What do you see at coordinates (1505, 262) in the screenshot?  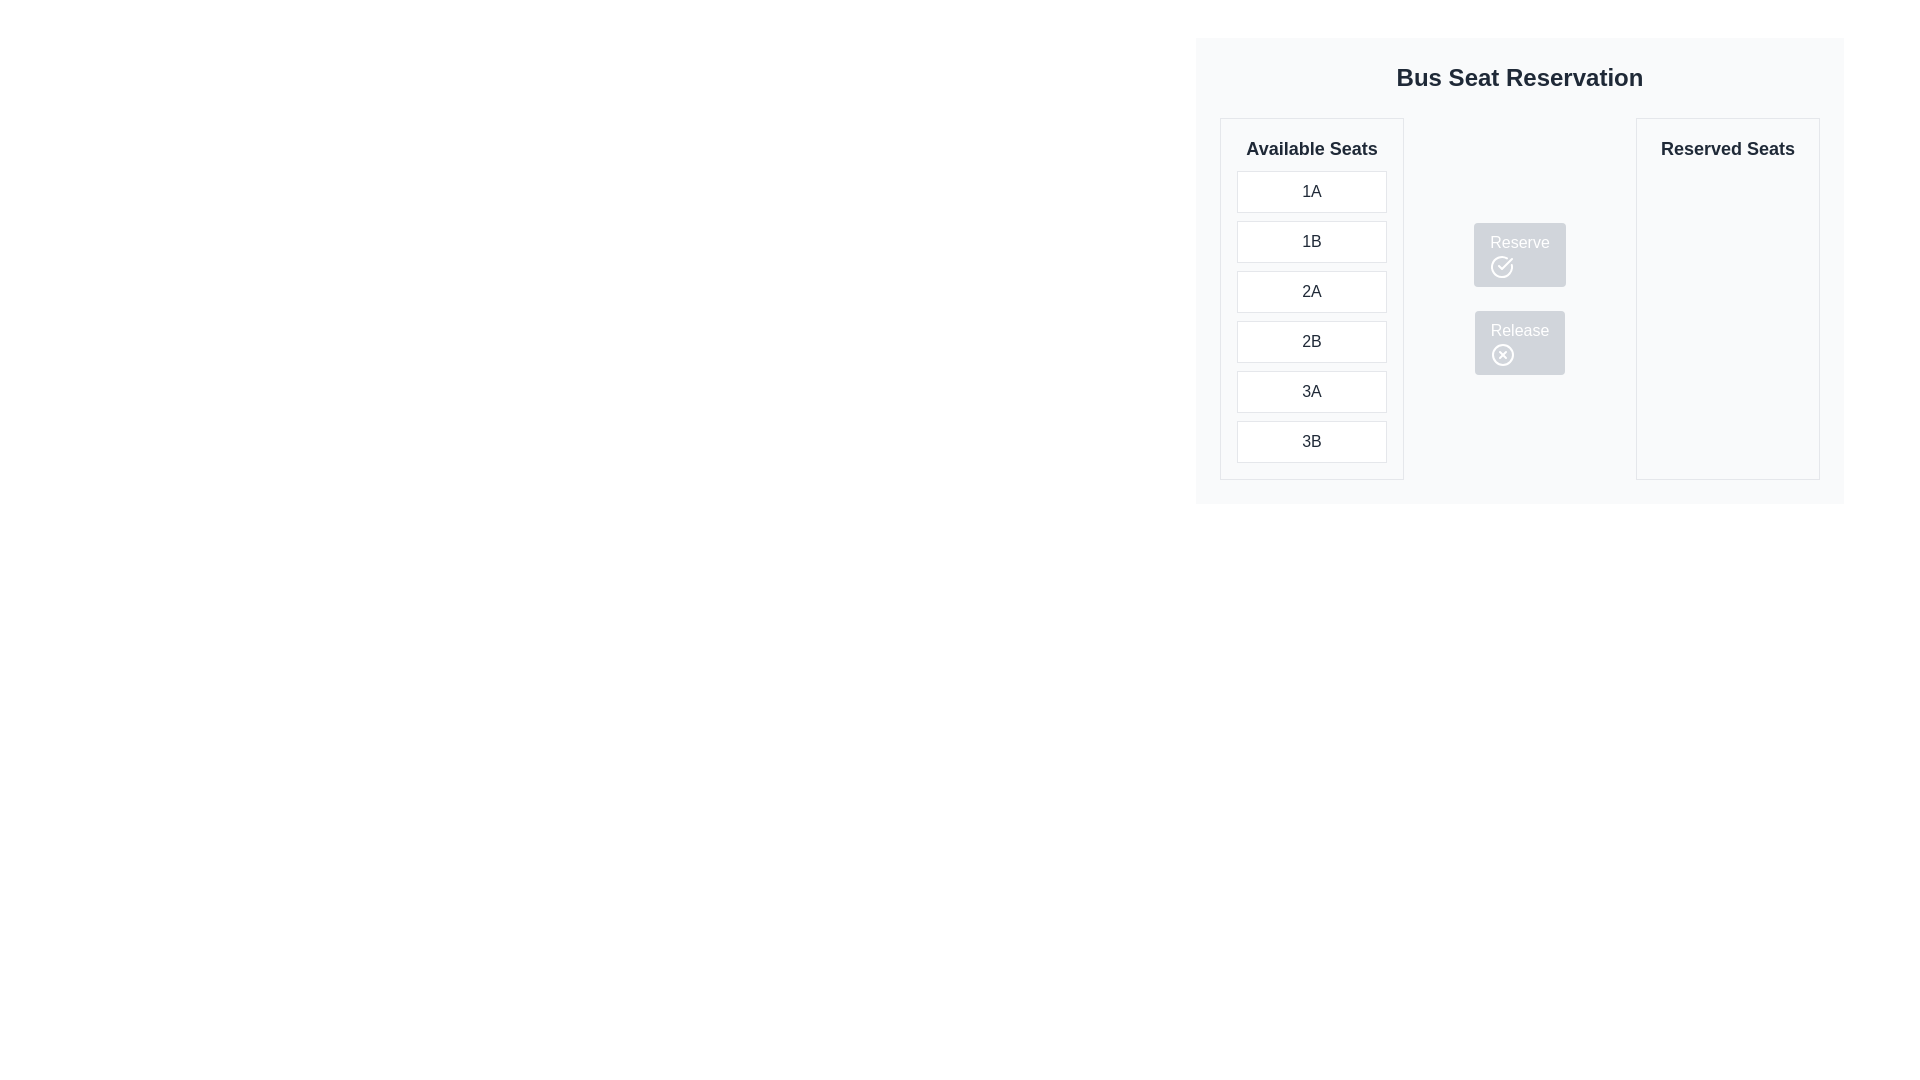 I see `the checkmark-shaped icon within the circular boundary, which is part of the 'Reserve' button located to the right of the 'Available Seats' column in the Bus Seat Reservation interface` at bounding box center [1505, 262].